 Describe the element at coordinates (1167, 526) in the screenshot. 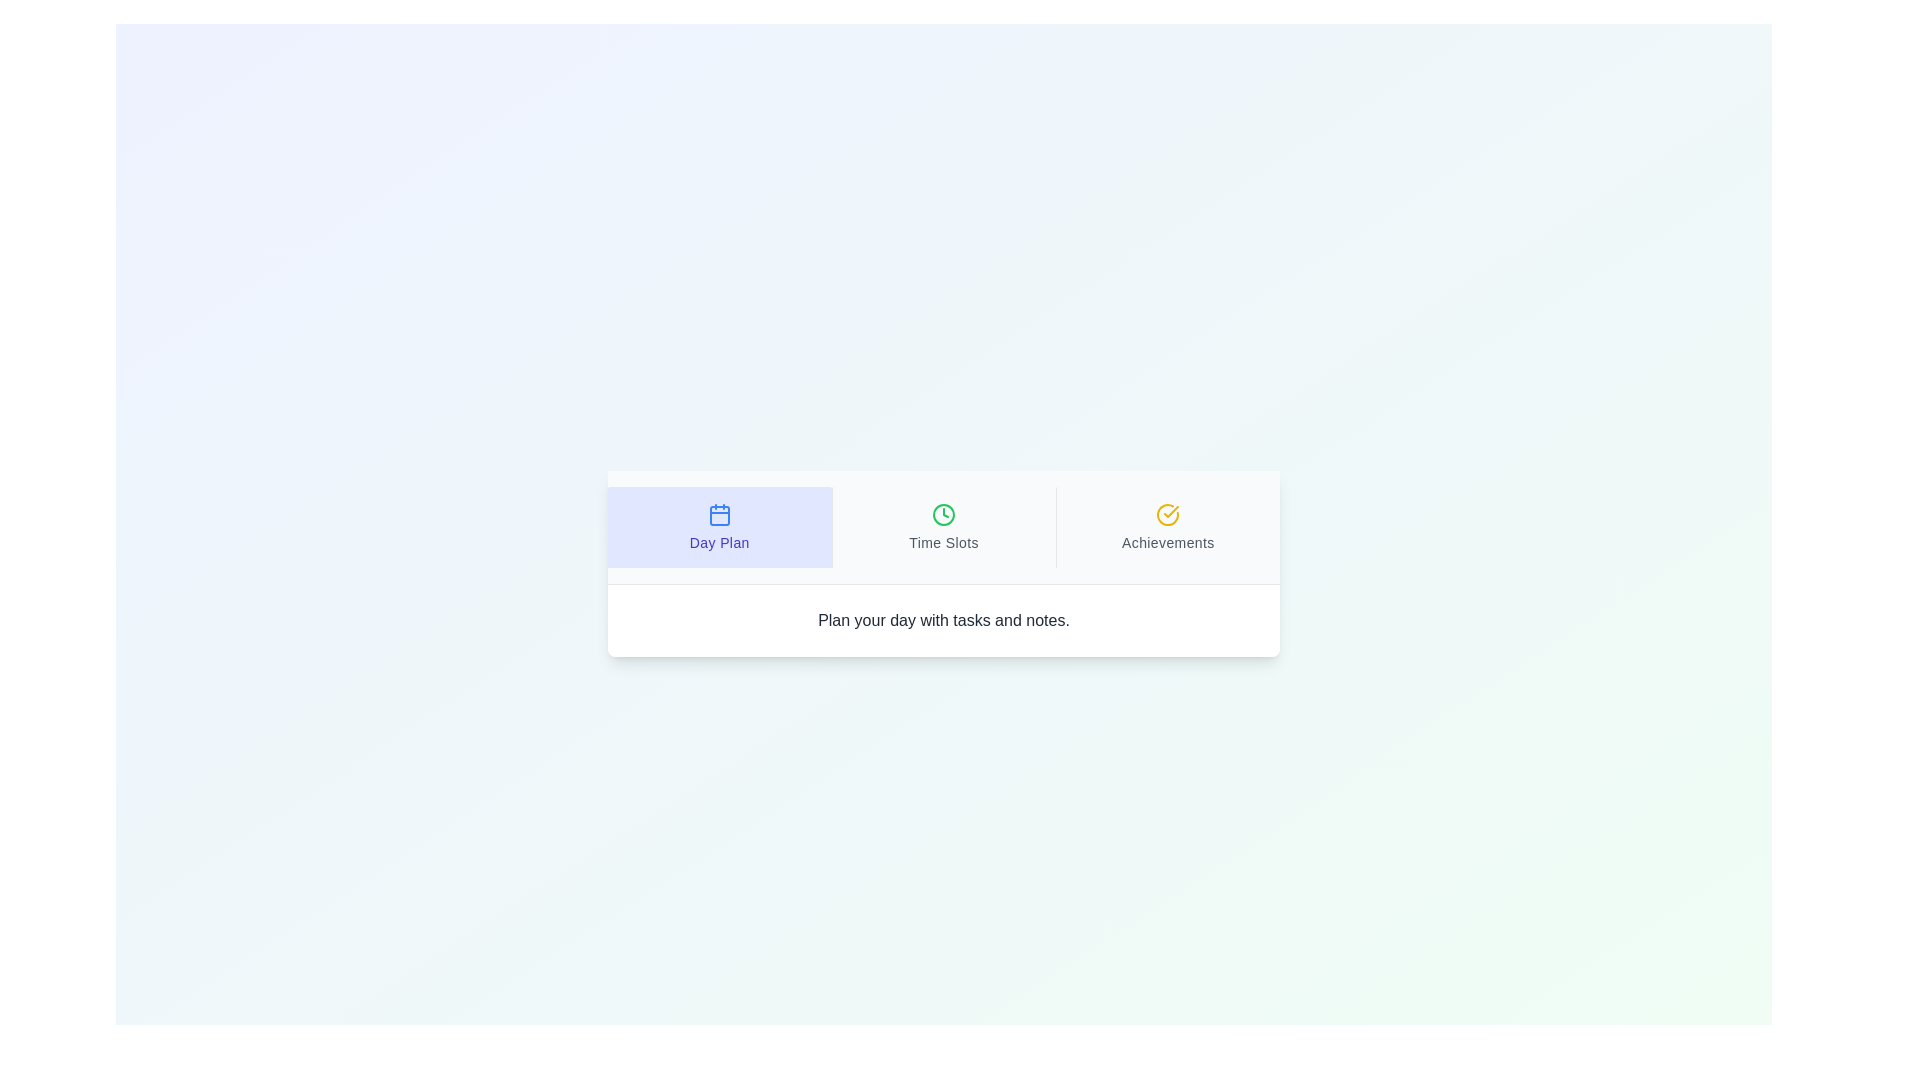

I see `the tab titled Achievements` at that location.